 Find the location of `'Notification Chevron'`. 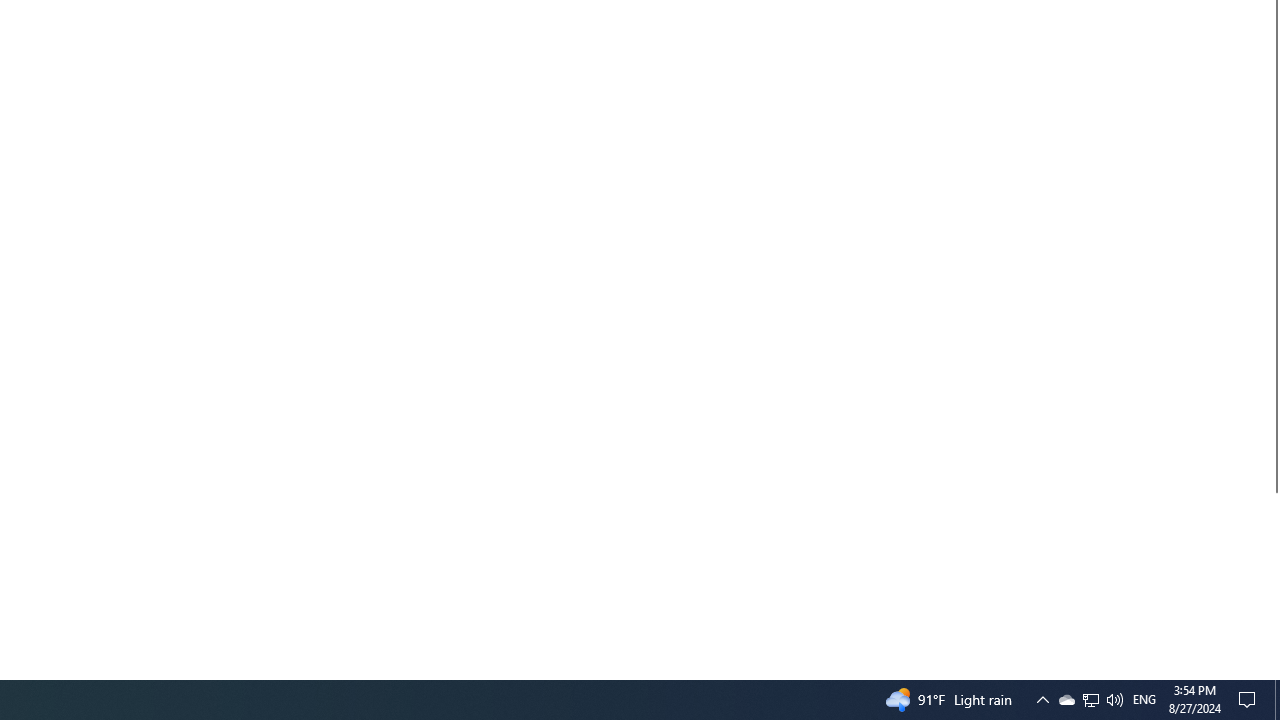

'Notification Chevron' is located at coordinates (1041, 698).